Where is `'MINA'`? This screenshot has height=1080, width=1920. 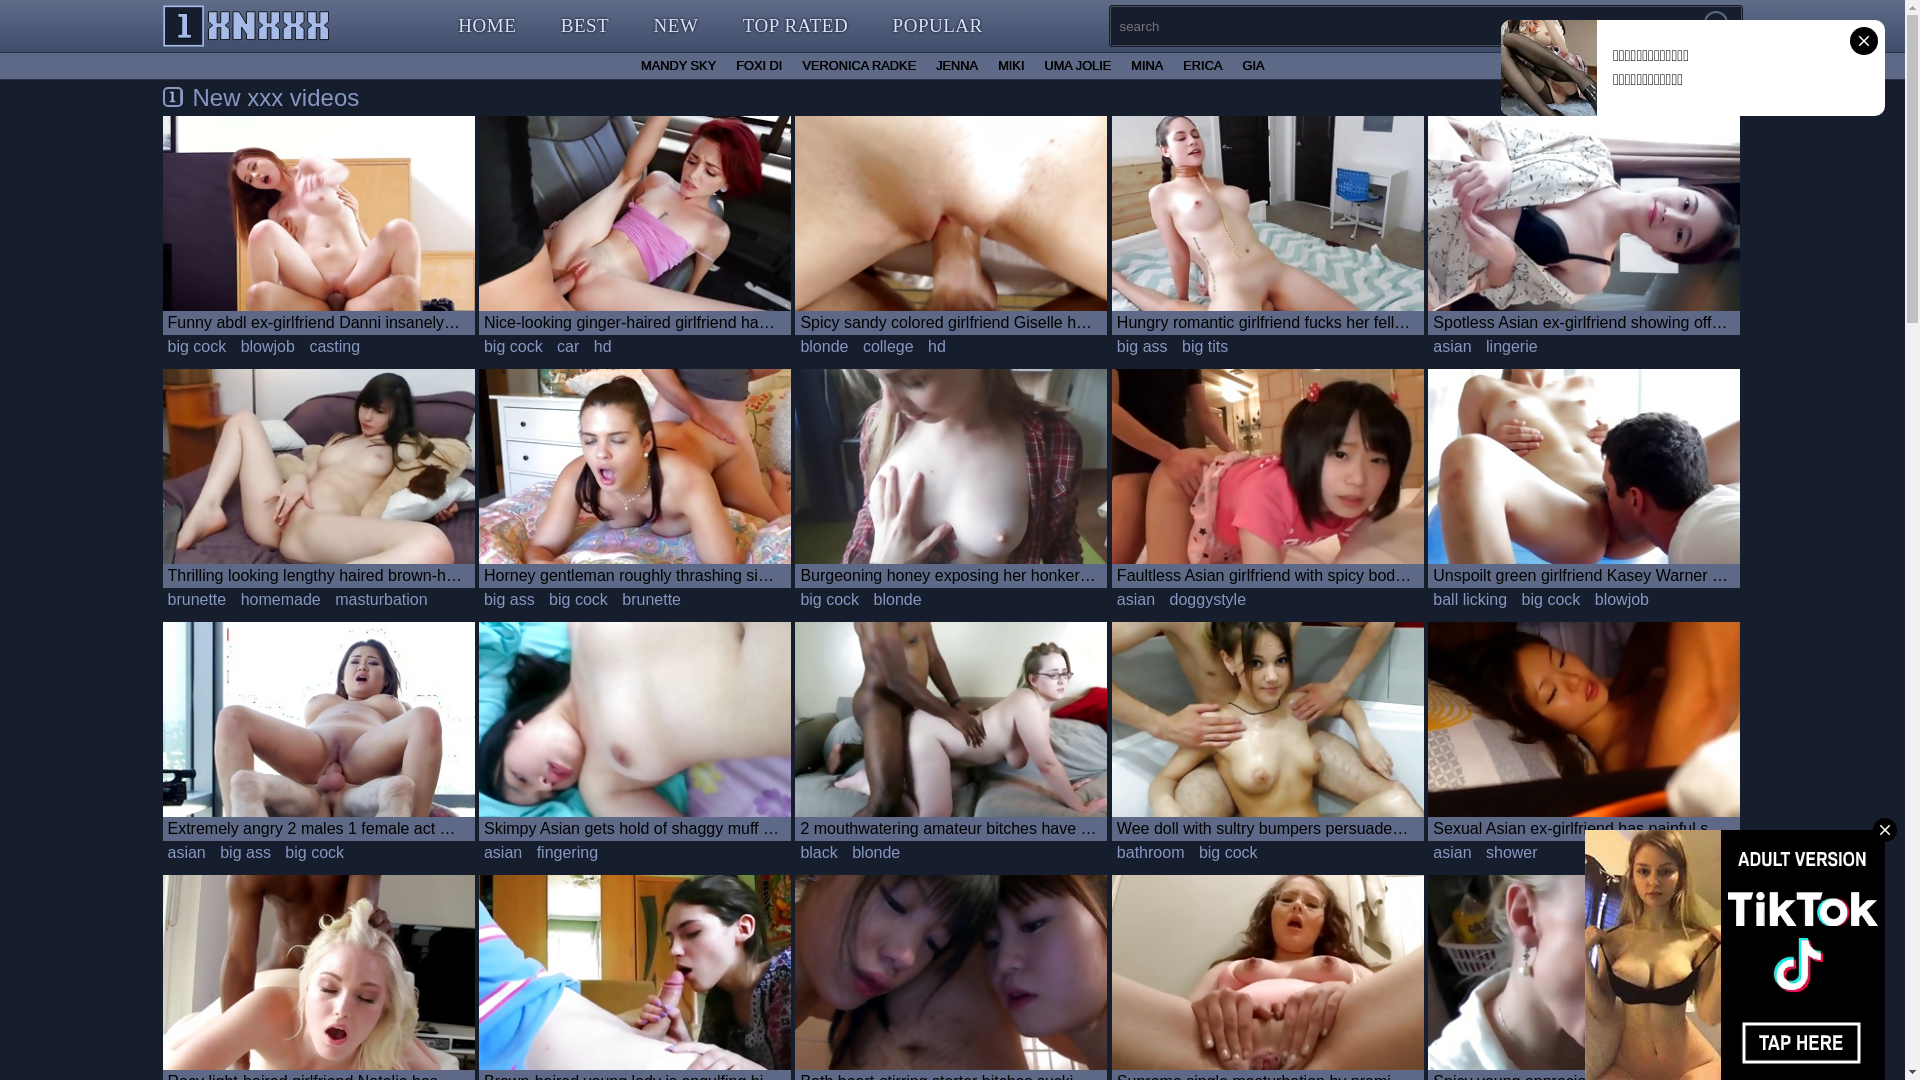
'MINA' is located at coordinates (1147, 64).